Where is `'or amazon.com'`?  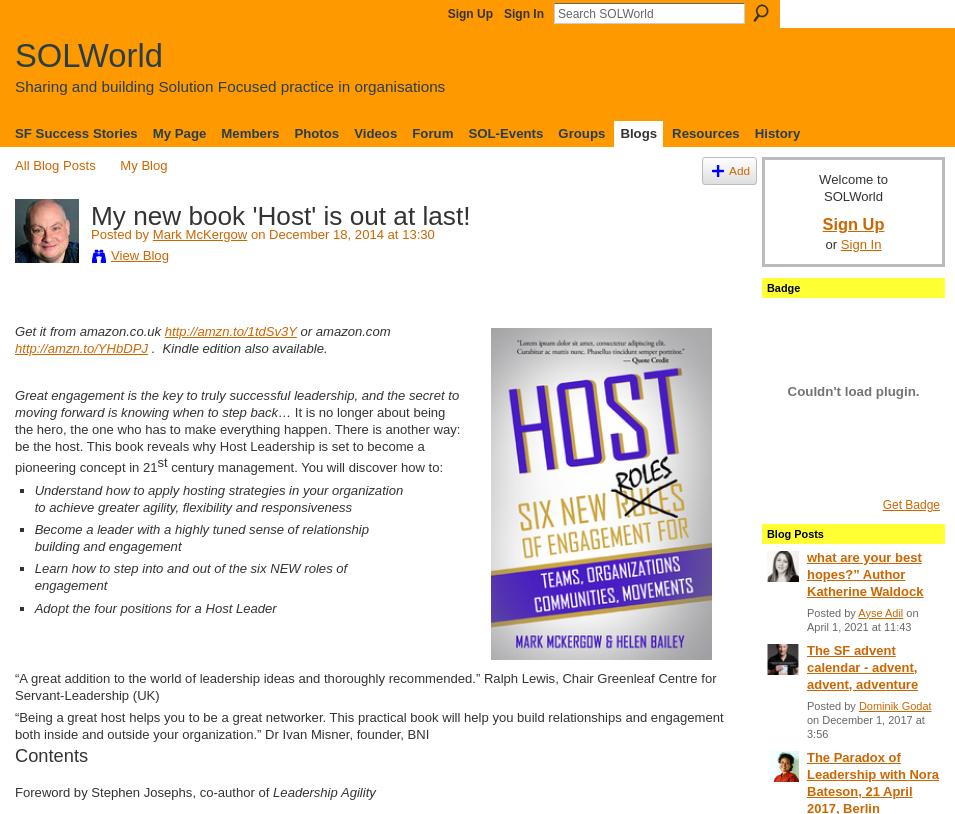 'or amazon.com' is located at coordinates (342, 331).